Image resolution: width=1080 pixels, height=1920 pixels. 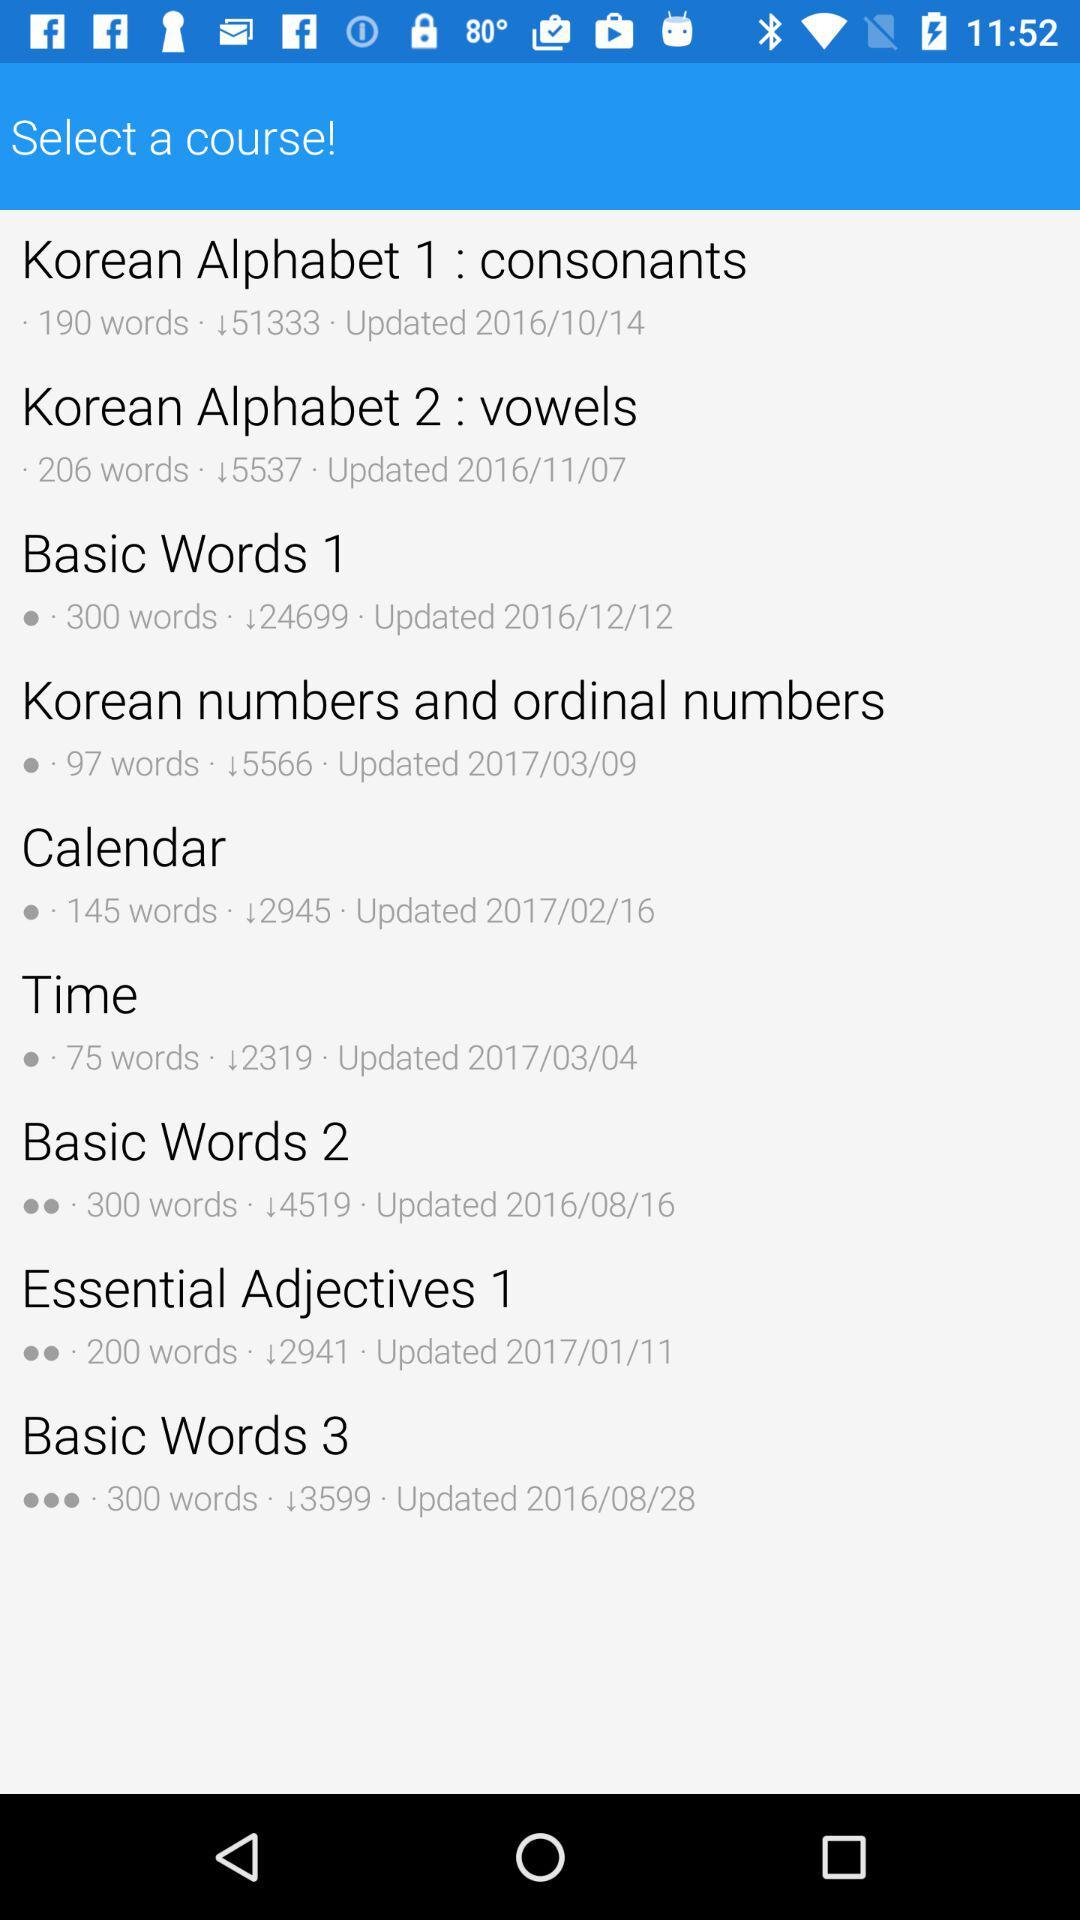 I want to click on time 75 words button, so click(x=540, y=1018).